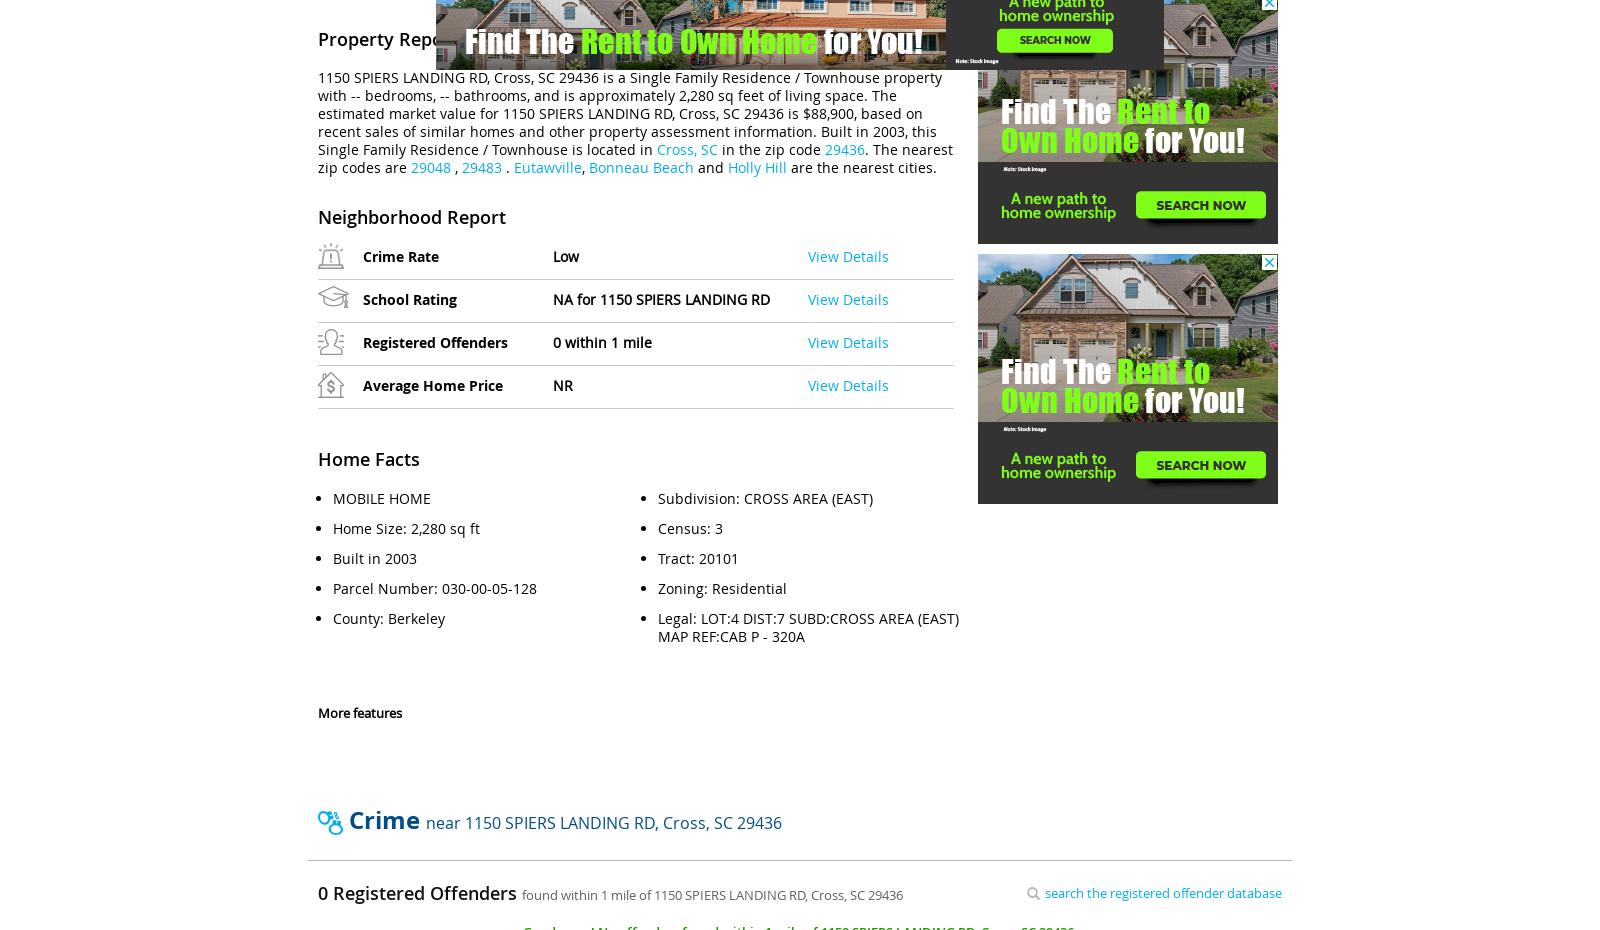 Image resolution: width=1600 pixels, height=930 pixels. Describe the element at coordinates (728, 166) in the screenshot. I see `'Holly Hill'` at that location.